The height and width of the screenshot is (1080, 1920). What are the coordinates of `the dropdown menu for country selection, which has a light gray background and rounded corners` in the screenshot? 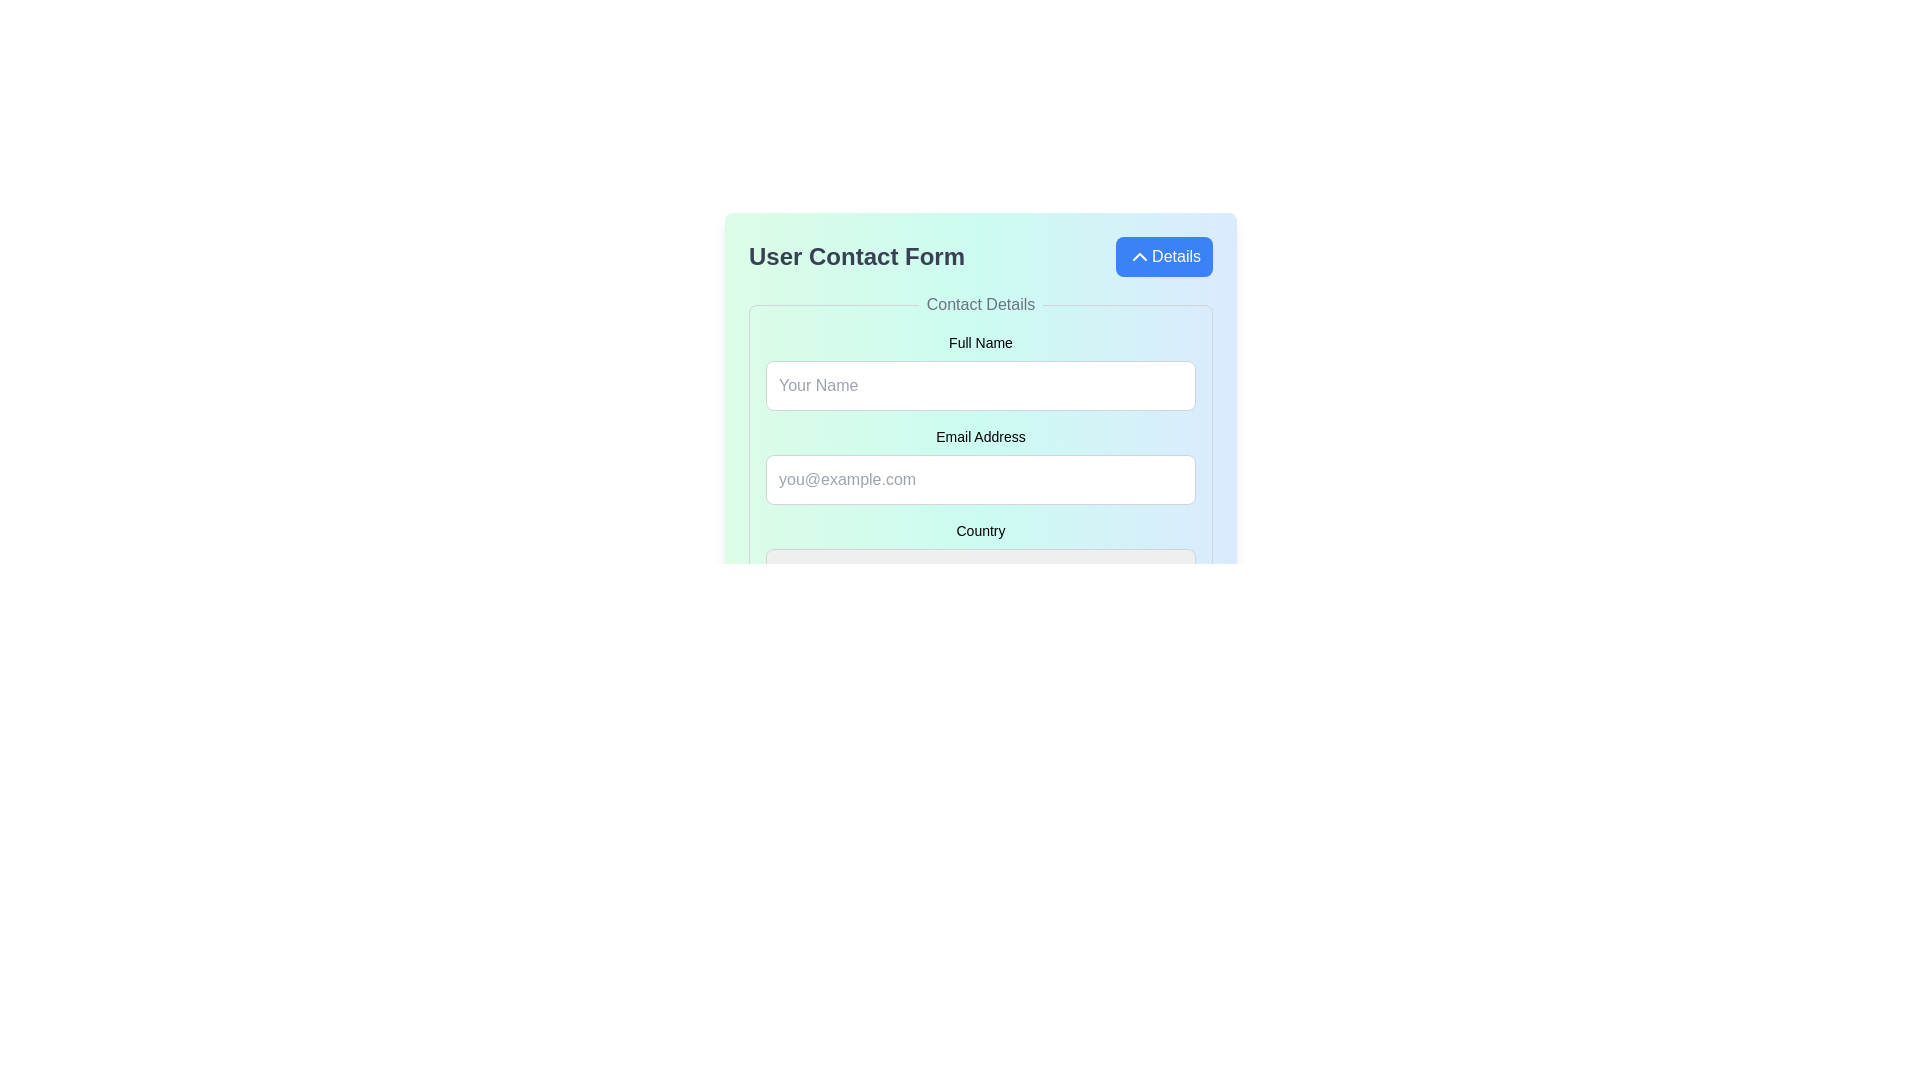 It's located at (980, 570).